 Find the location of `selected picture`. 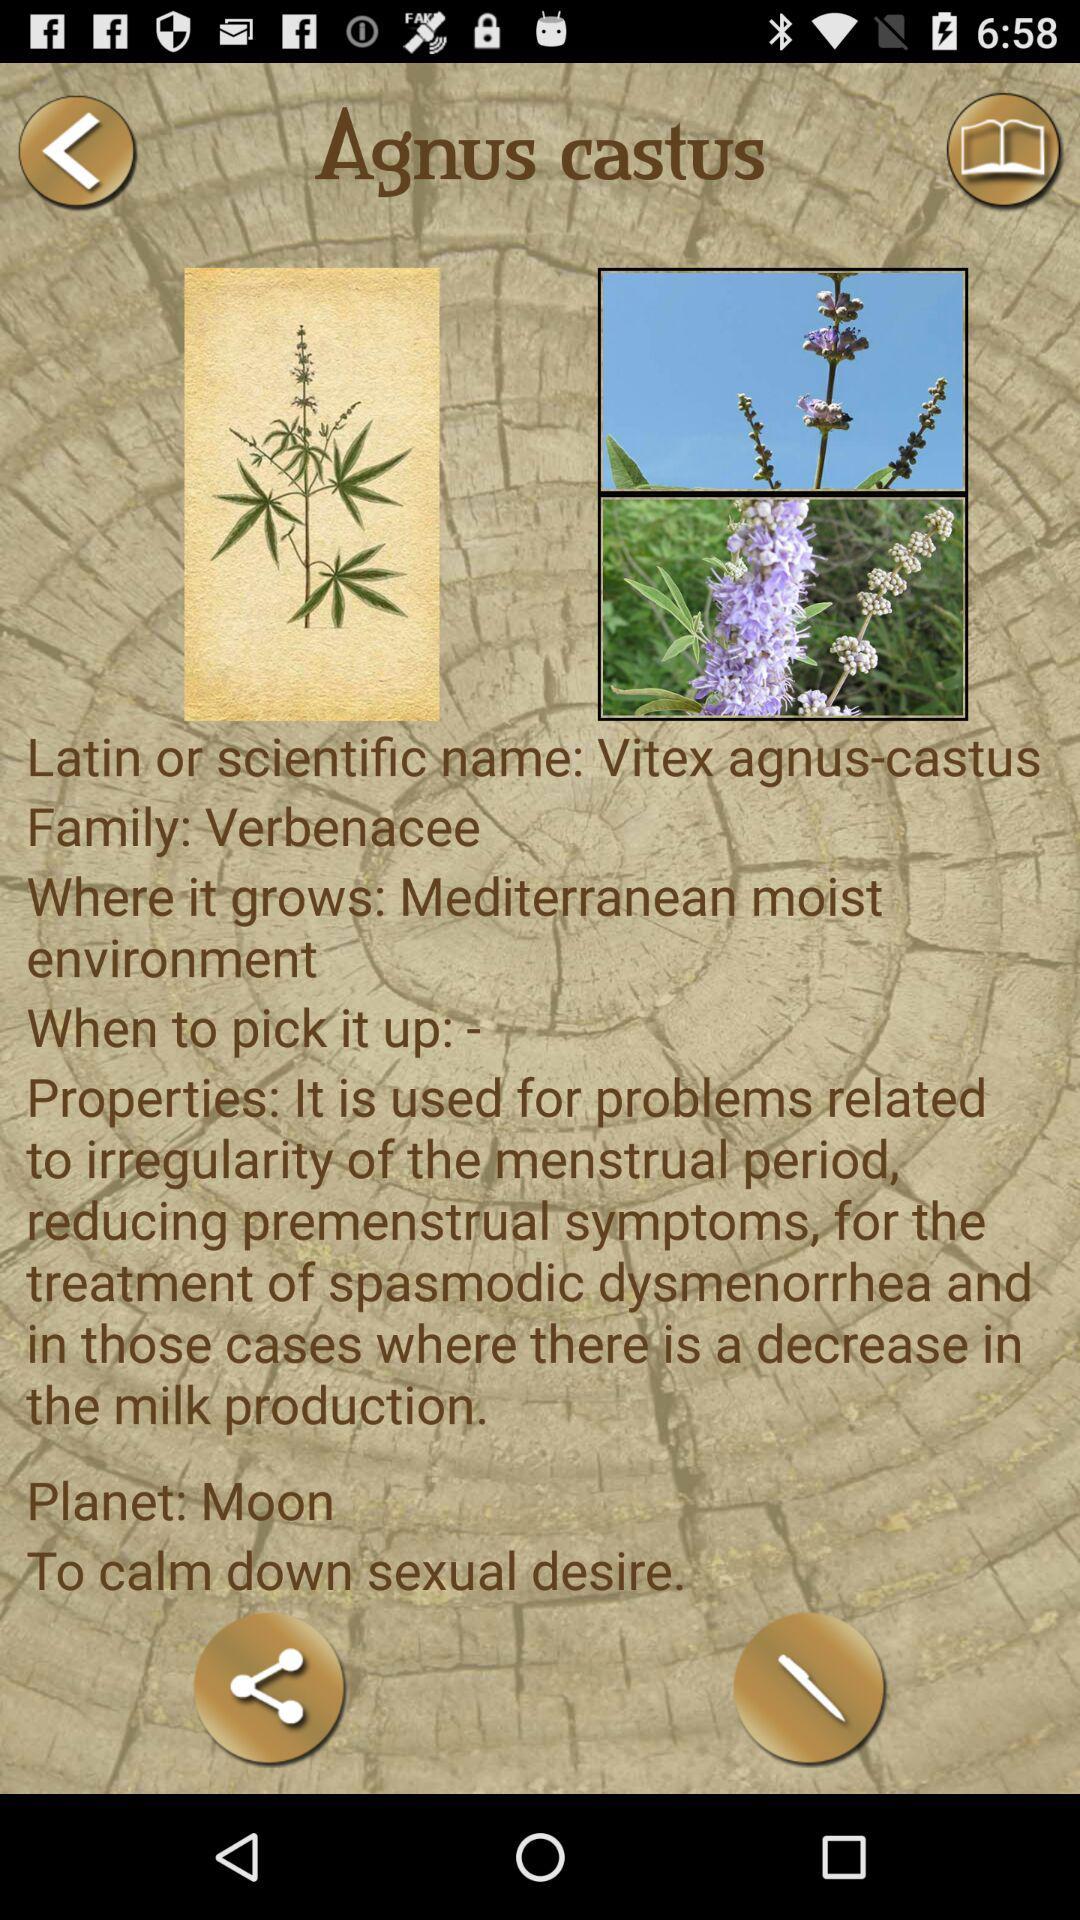

selected picture is located at coordinates (782, 606).